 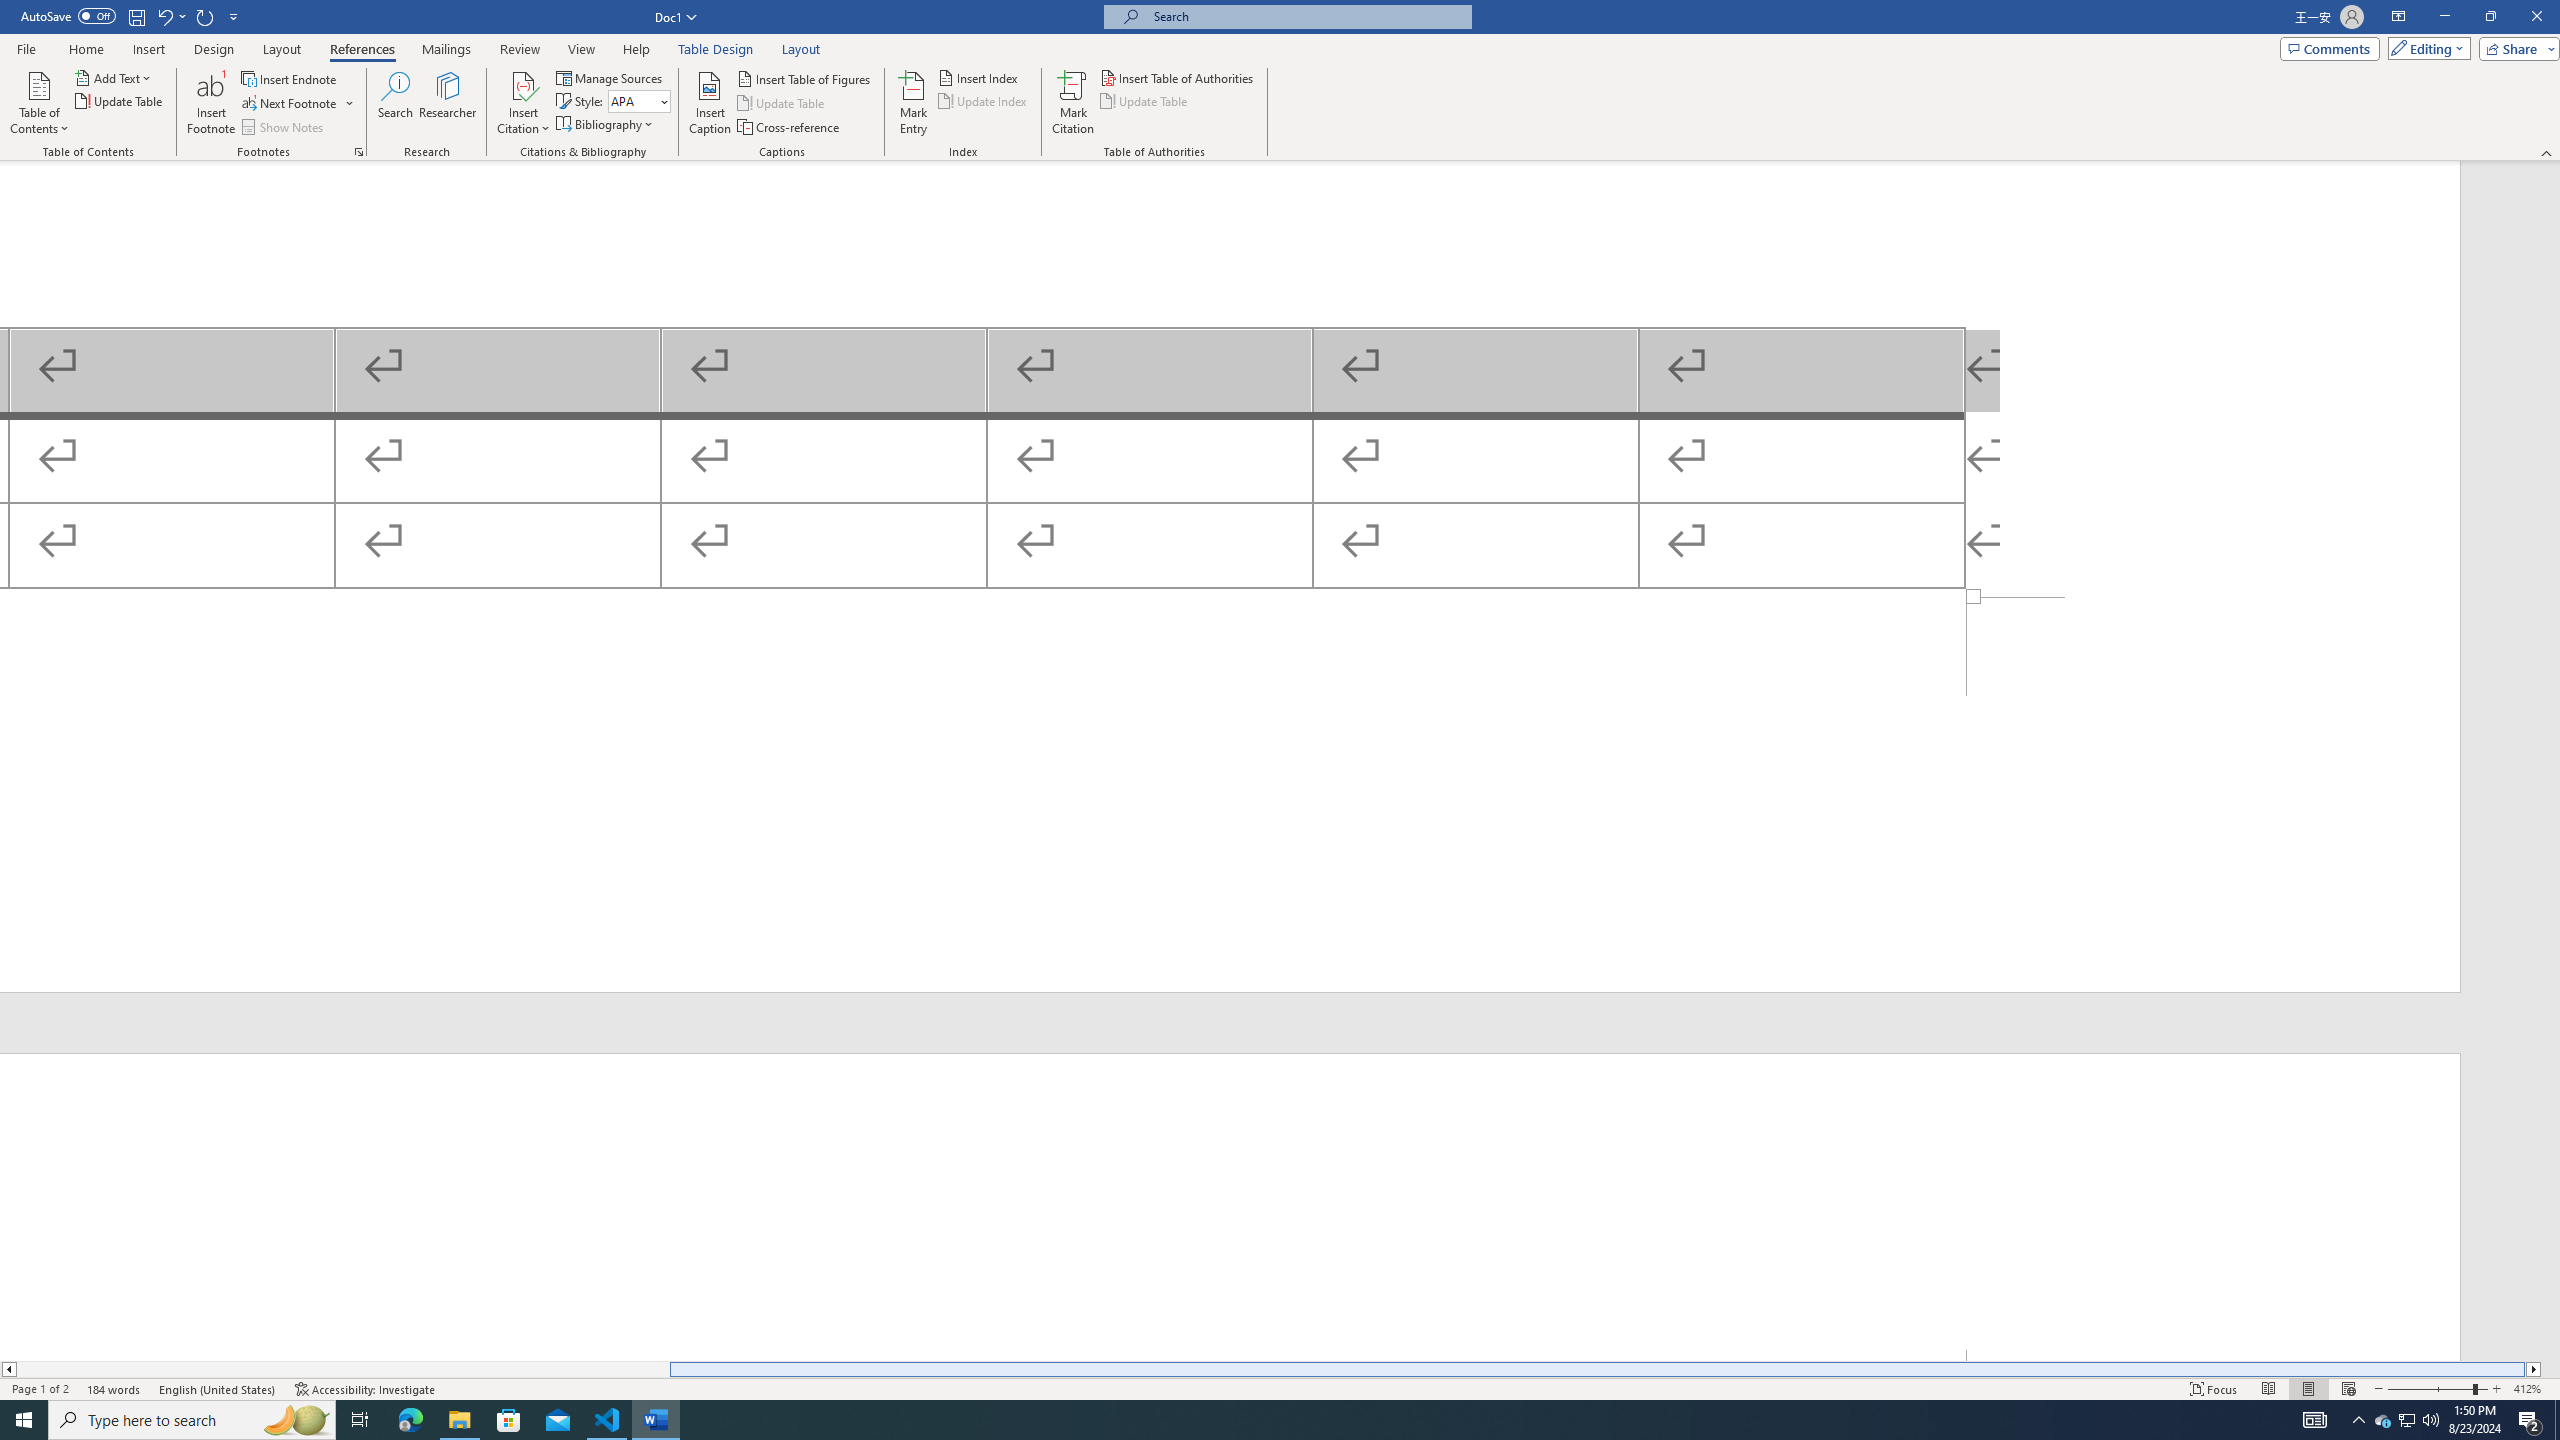 I want to click on 'Page Number Page 1 of 2', so click(x=40, y=1389).